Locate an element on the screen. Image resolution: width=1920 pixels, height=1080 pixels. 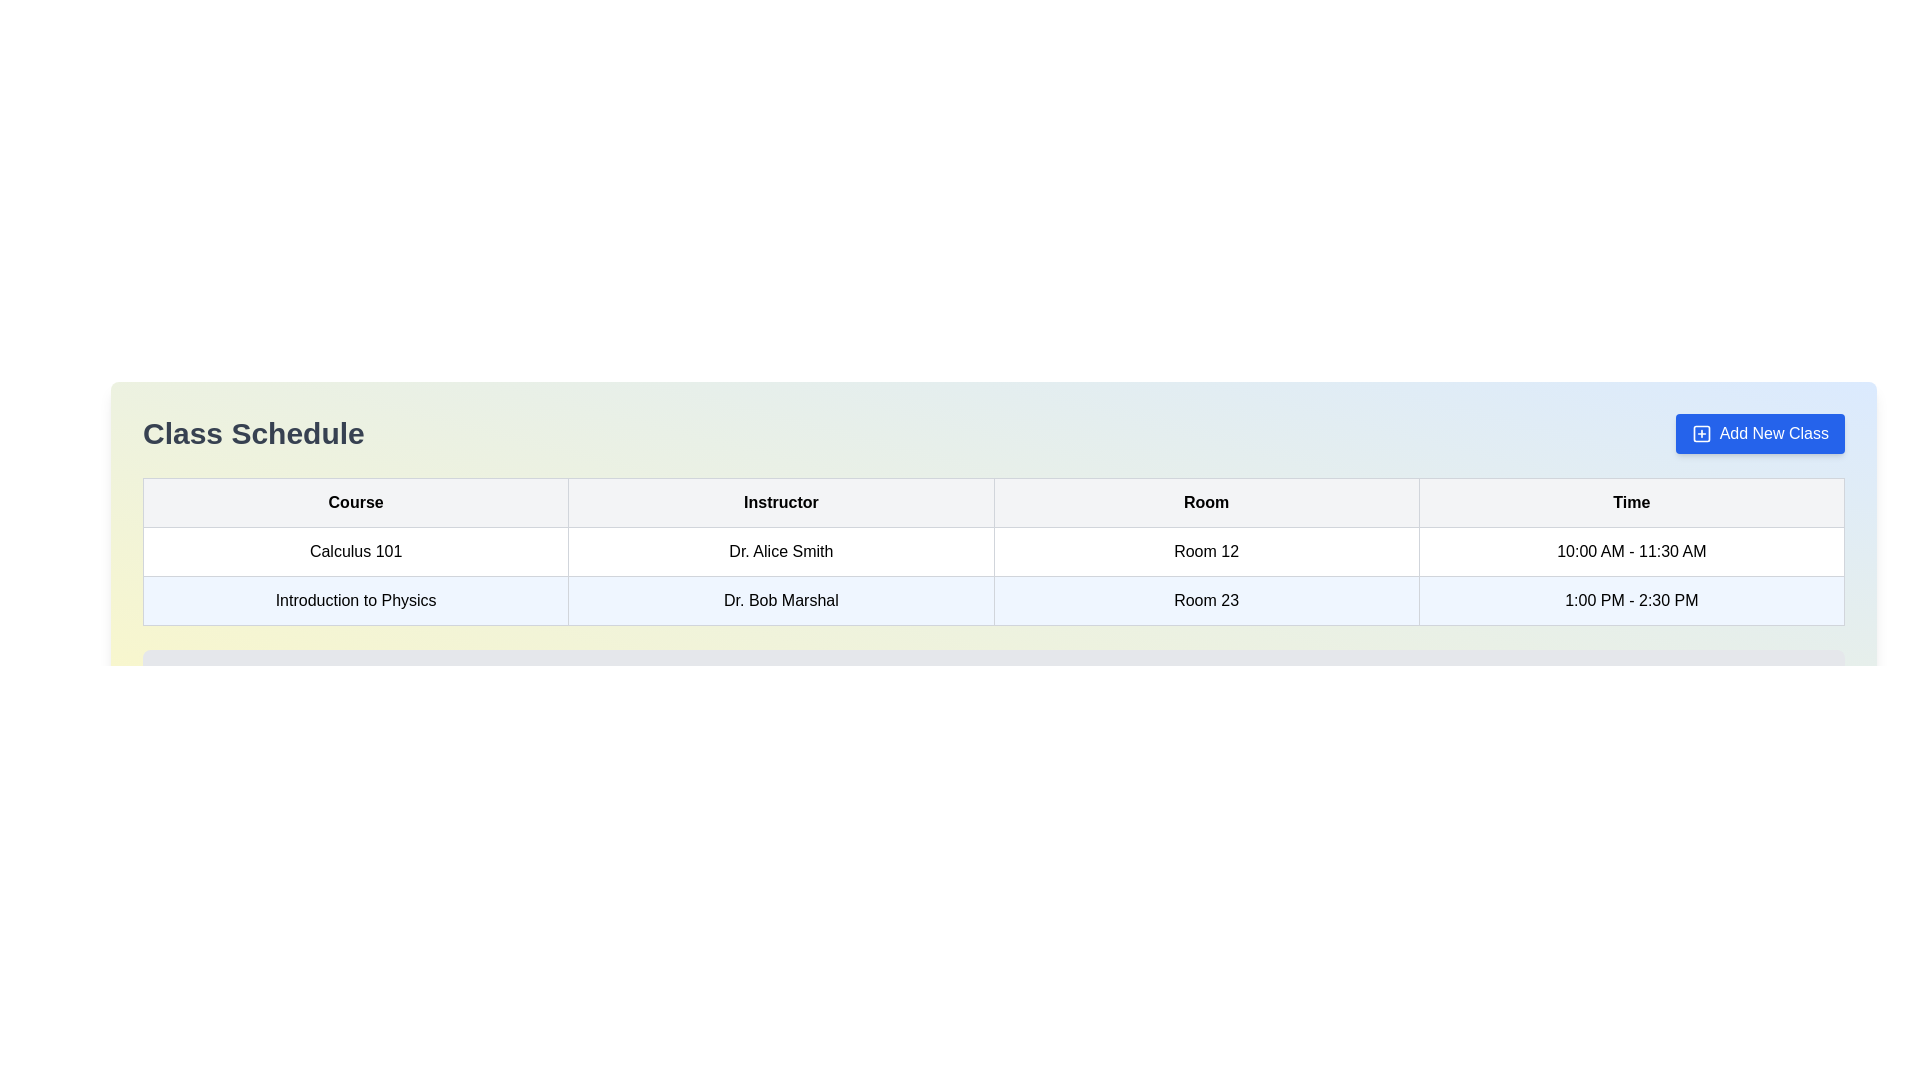
the second row in the Class Schedule table, which contains 'Introduction to Physics', 'Dr. Bob Marshal', 'Room 23', and '1:00 PM - 2:30 PM', distinguished by a light blue background is located at coordinates (993, 600).